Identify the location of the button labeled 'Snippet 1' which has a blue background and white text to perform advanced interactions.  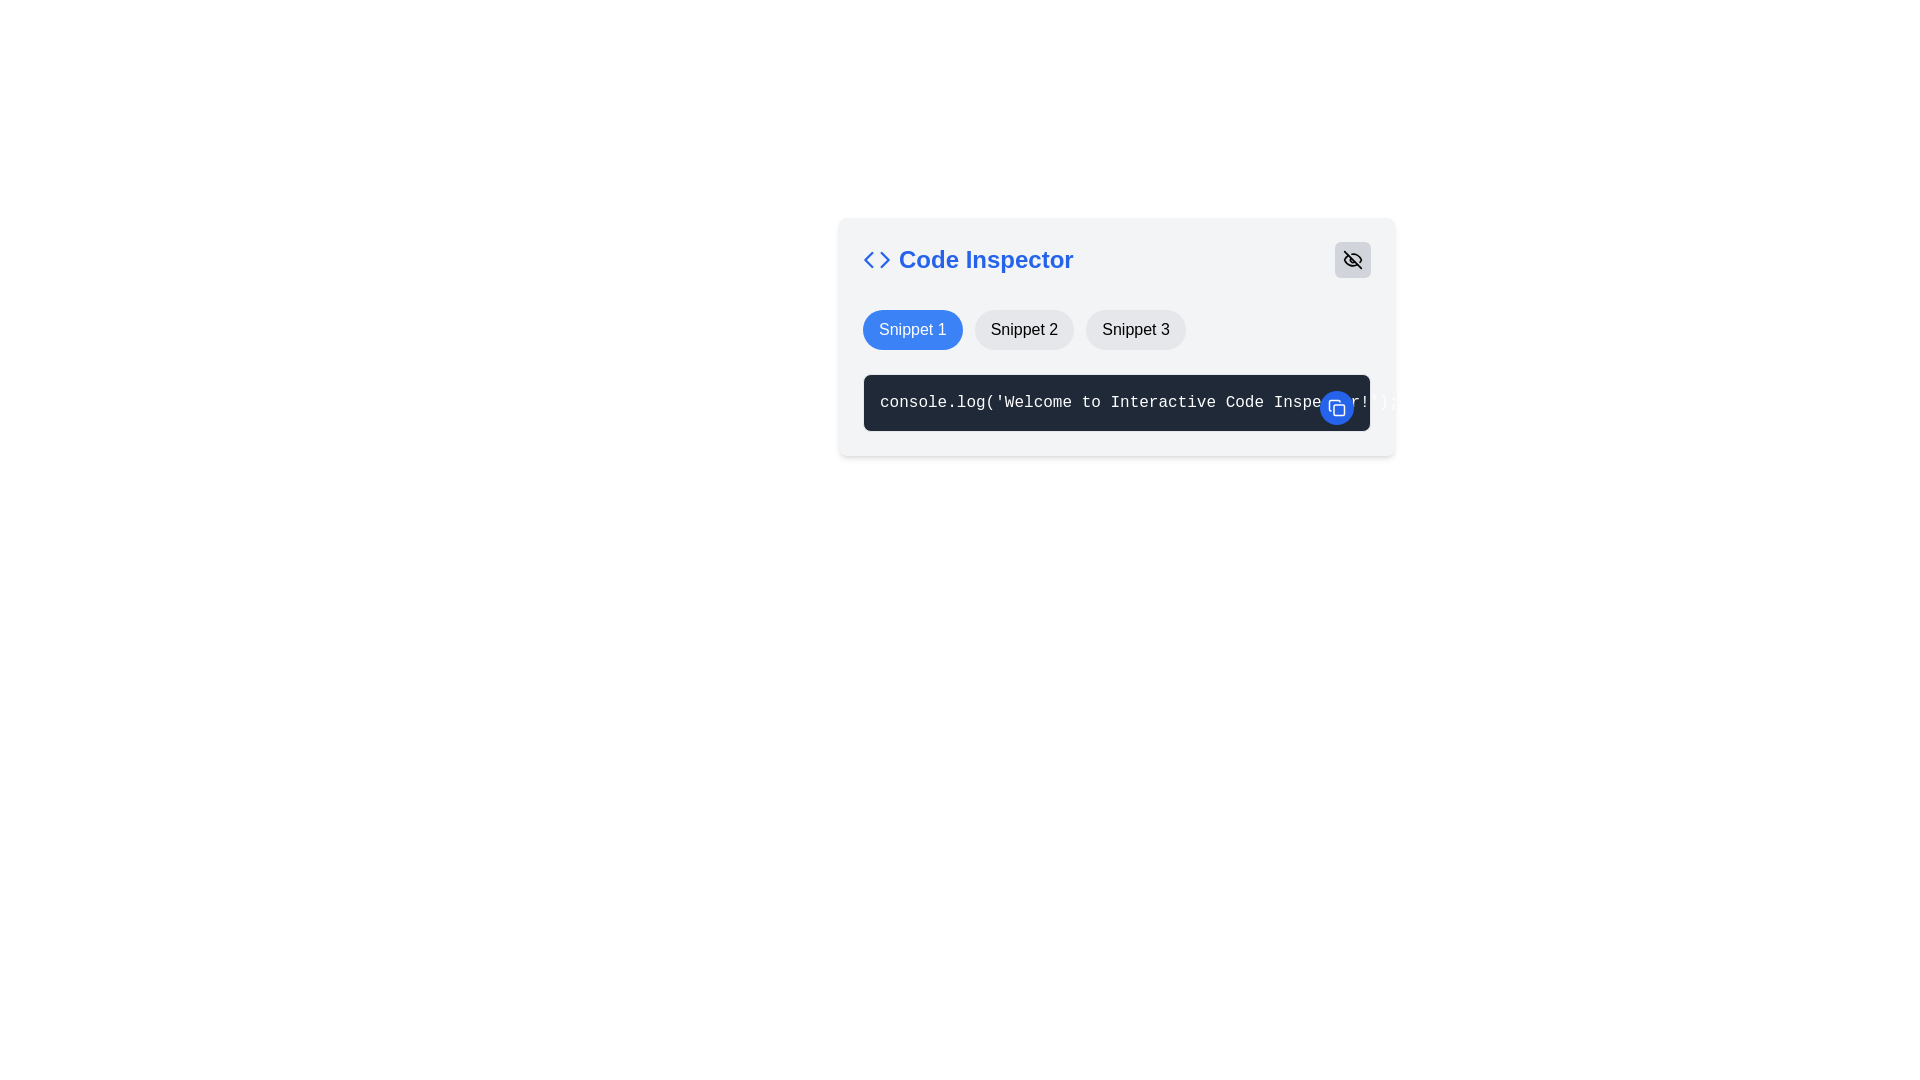
(911, 329).